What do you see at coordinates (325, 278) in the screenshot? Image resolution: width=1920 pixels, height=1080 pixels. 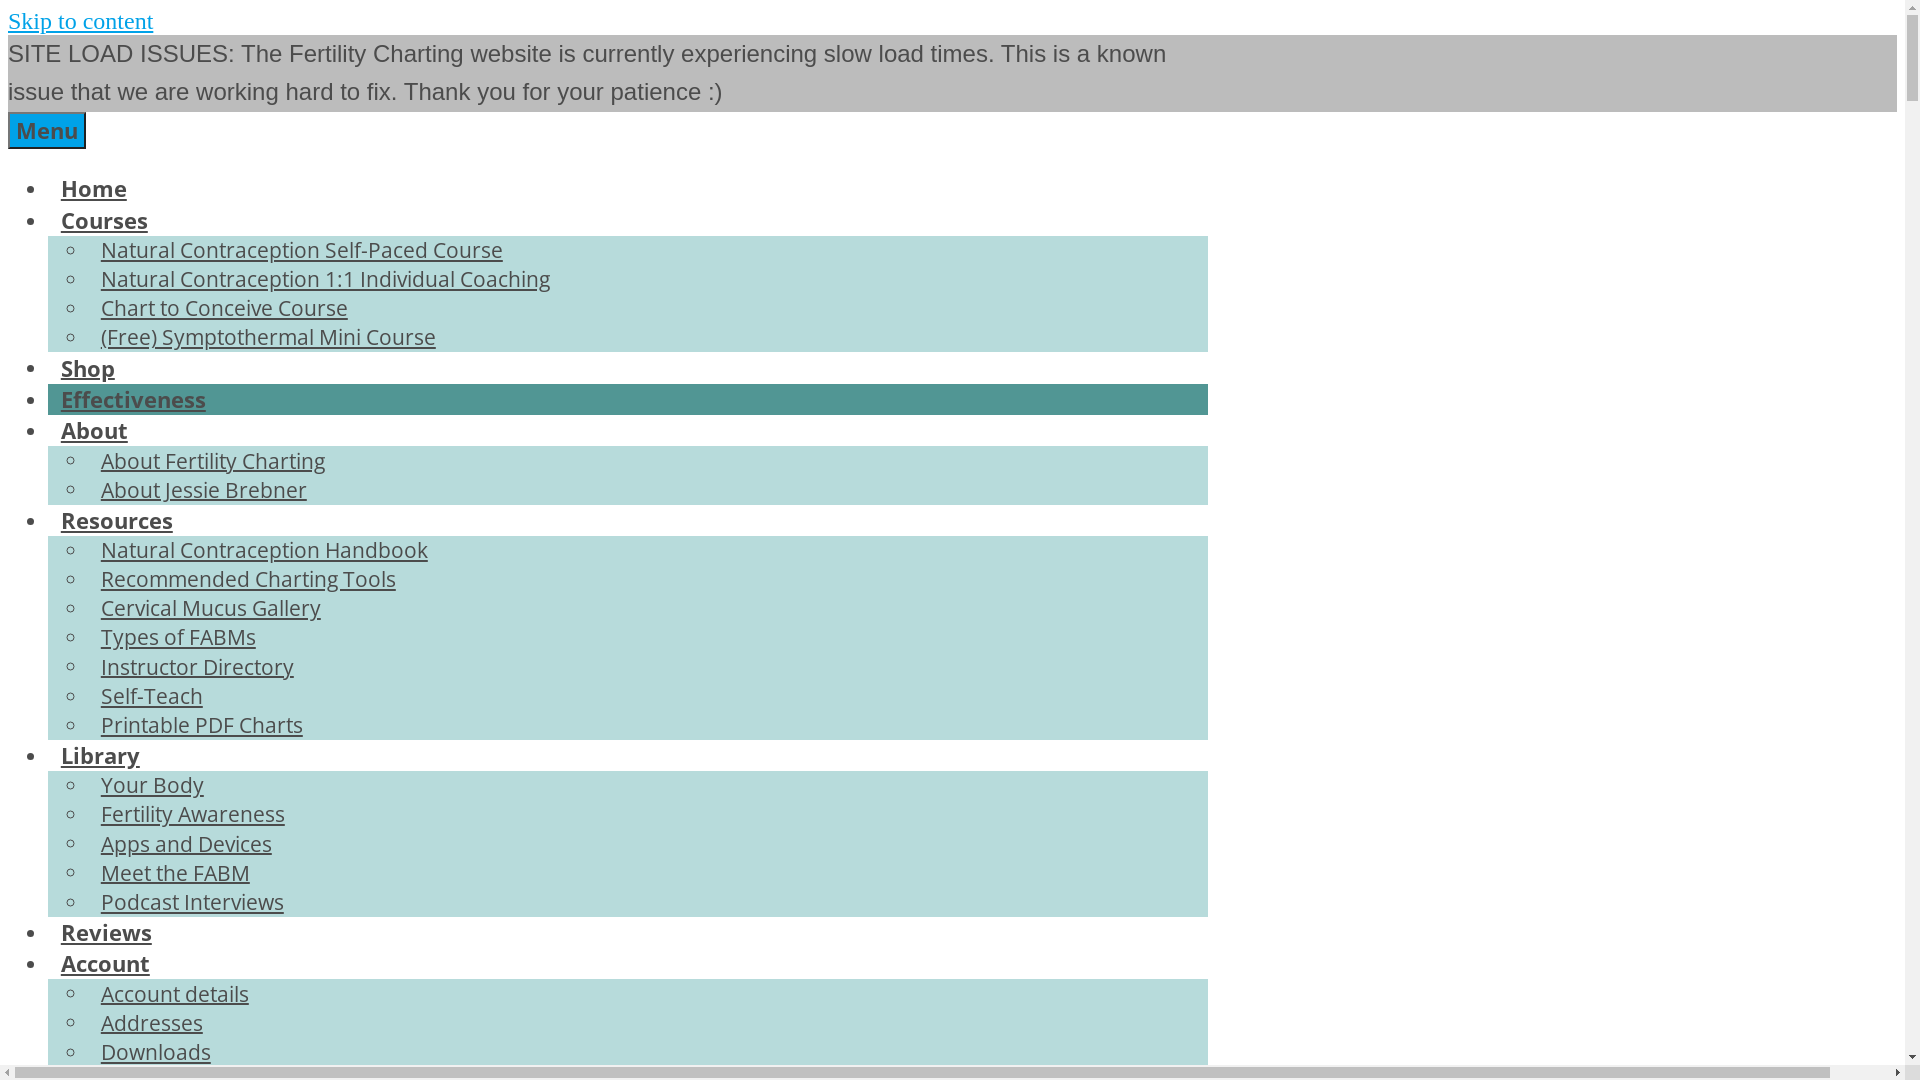 I see `'Natural Contraception 1:1 Individual Coaching'` at bounding box center [325, 278].